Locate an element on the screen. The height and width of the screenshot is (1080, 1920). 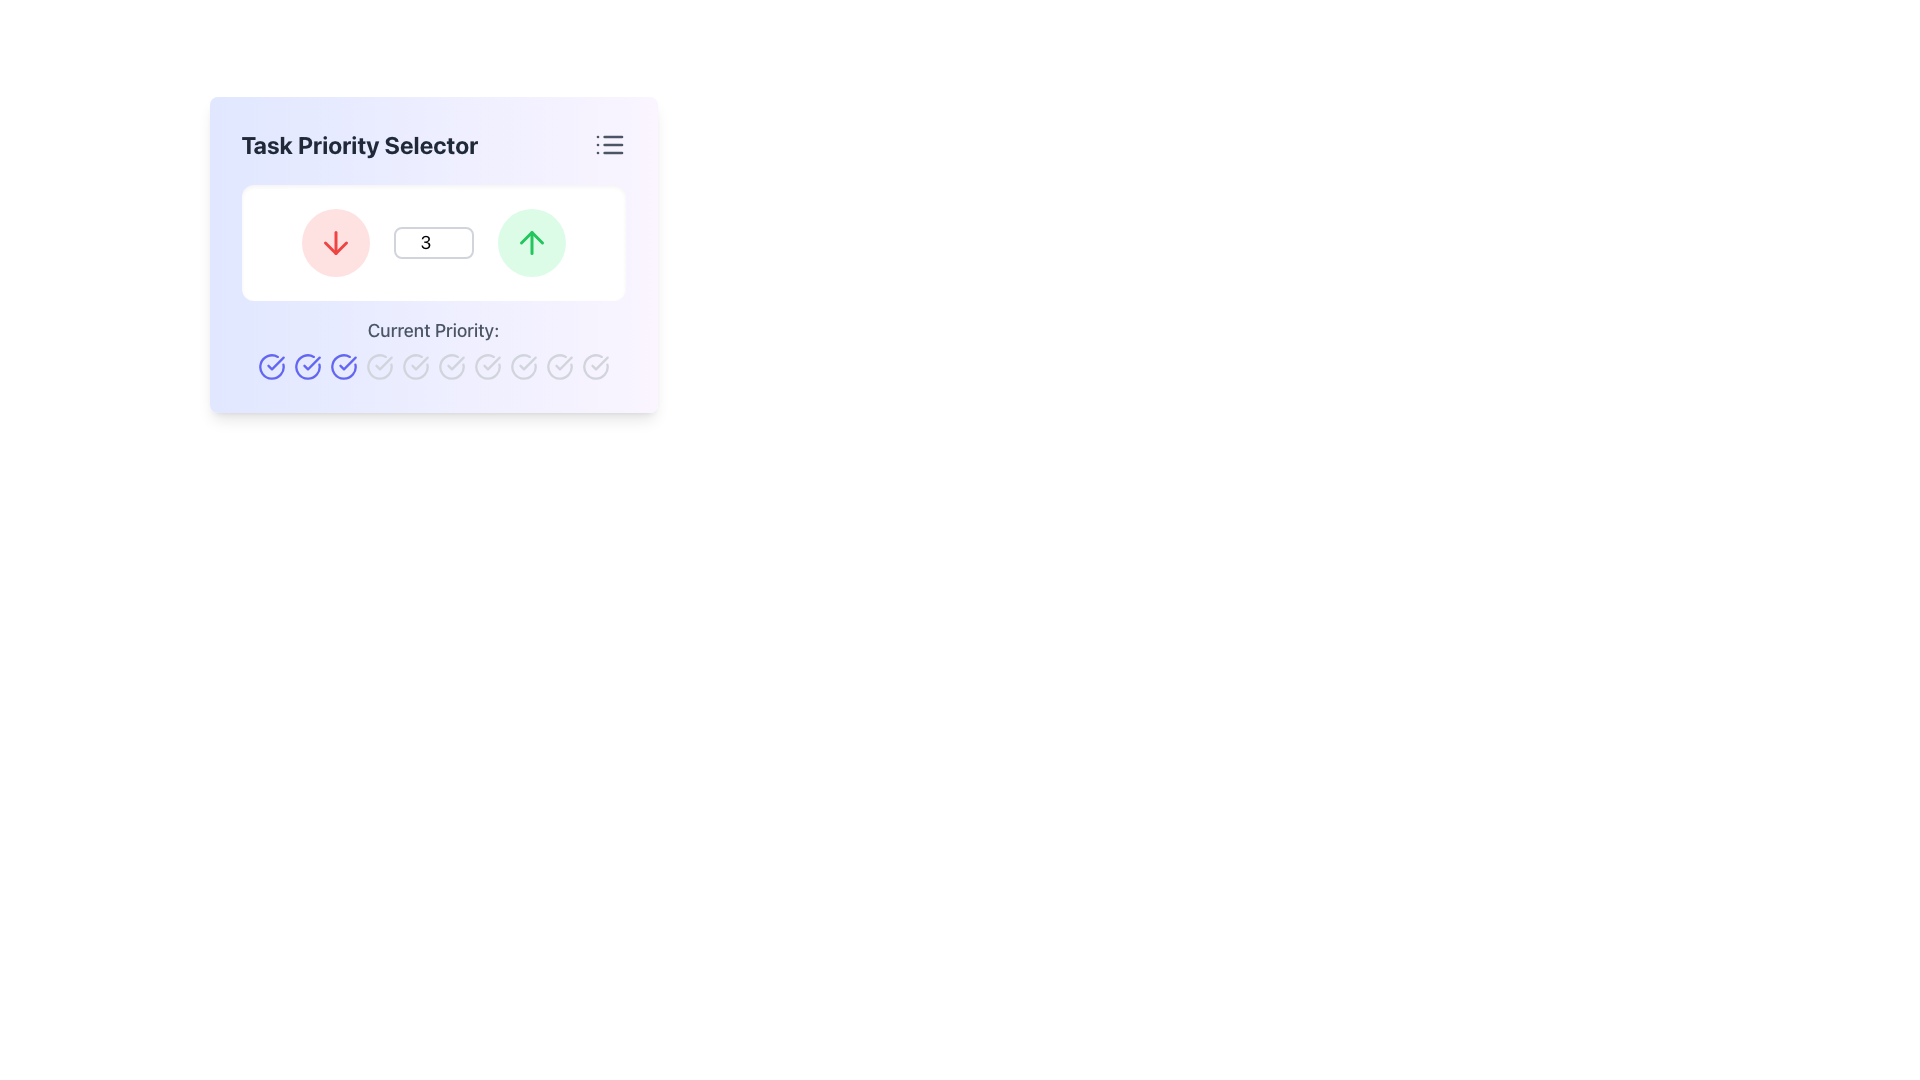
the third active circular icon with a check mark inside it, styled in indigo color, located in the 'Current Priority' section is located at coordinates (343, 366).